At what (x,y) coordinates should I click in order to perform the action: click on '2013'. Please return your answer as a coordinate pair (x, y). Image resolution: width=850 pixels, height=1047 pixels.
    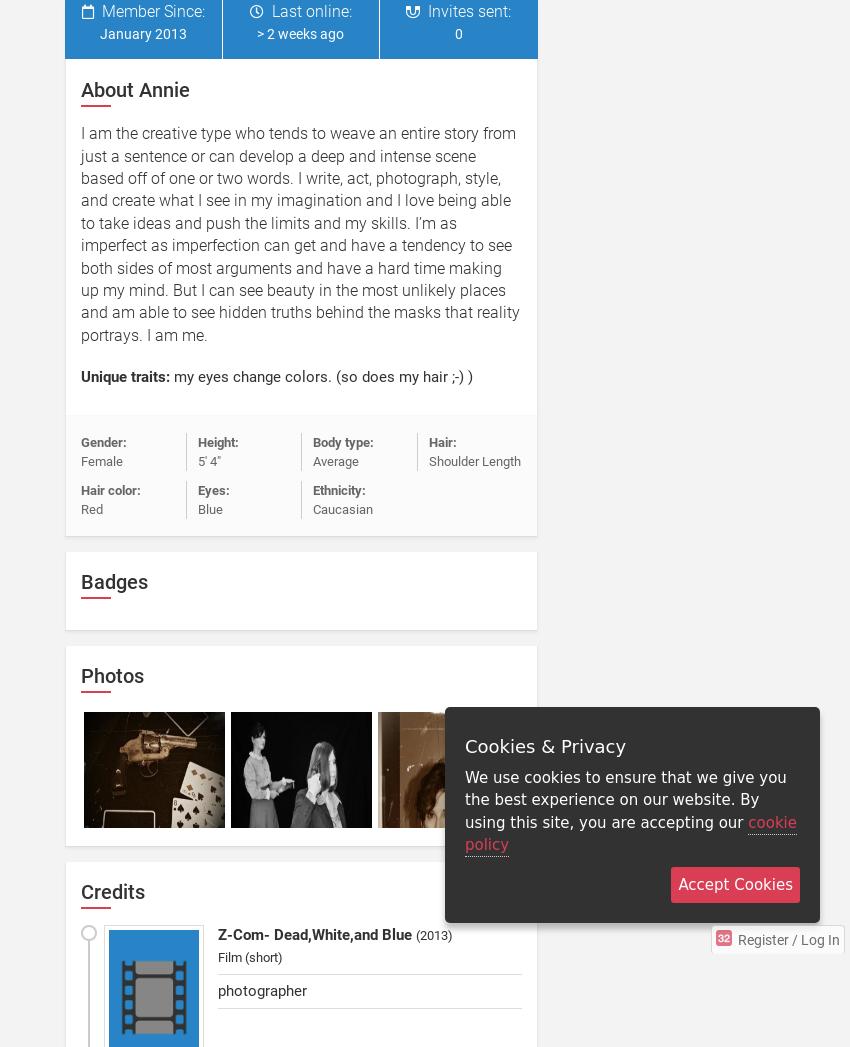
    Looking at the image, I should click on (433, 935).